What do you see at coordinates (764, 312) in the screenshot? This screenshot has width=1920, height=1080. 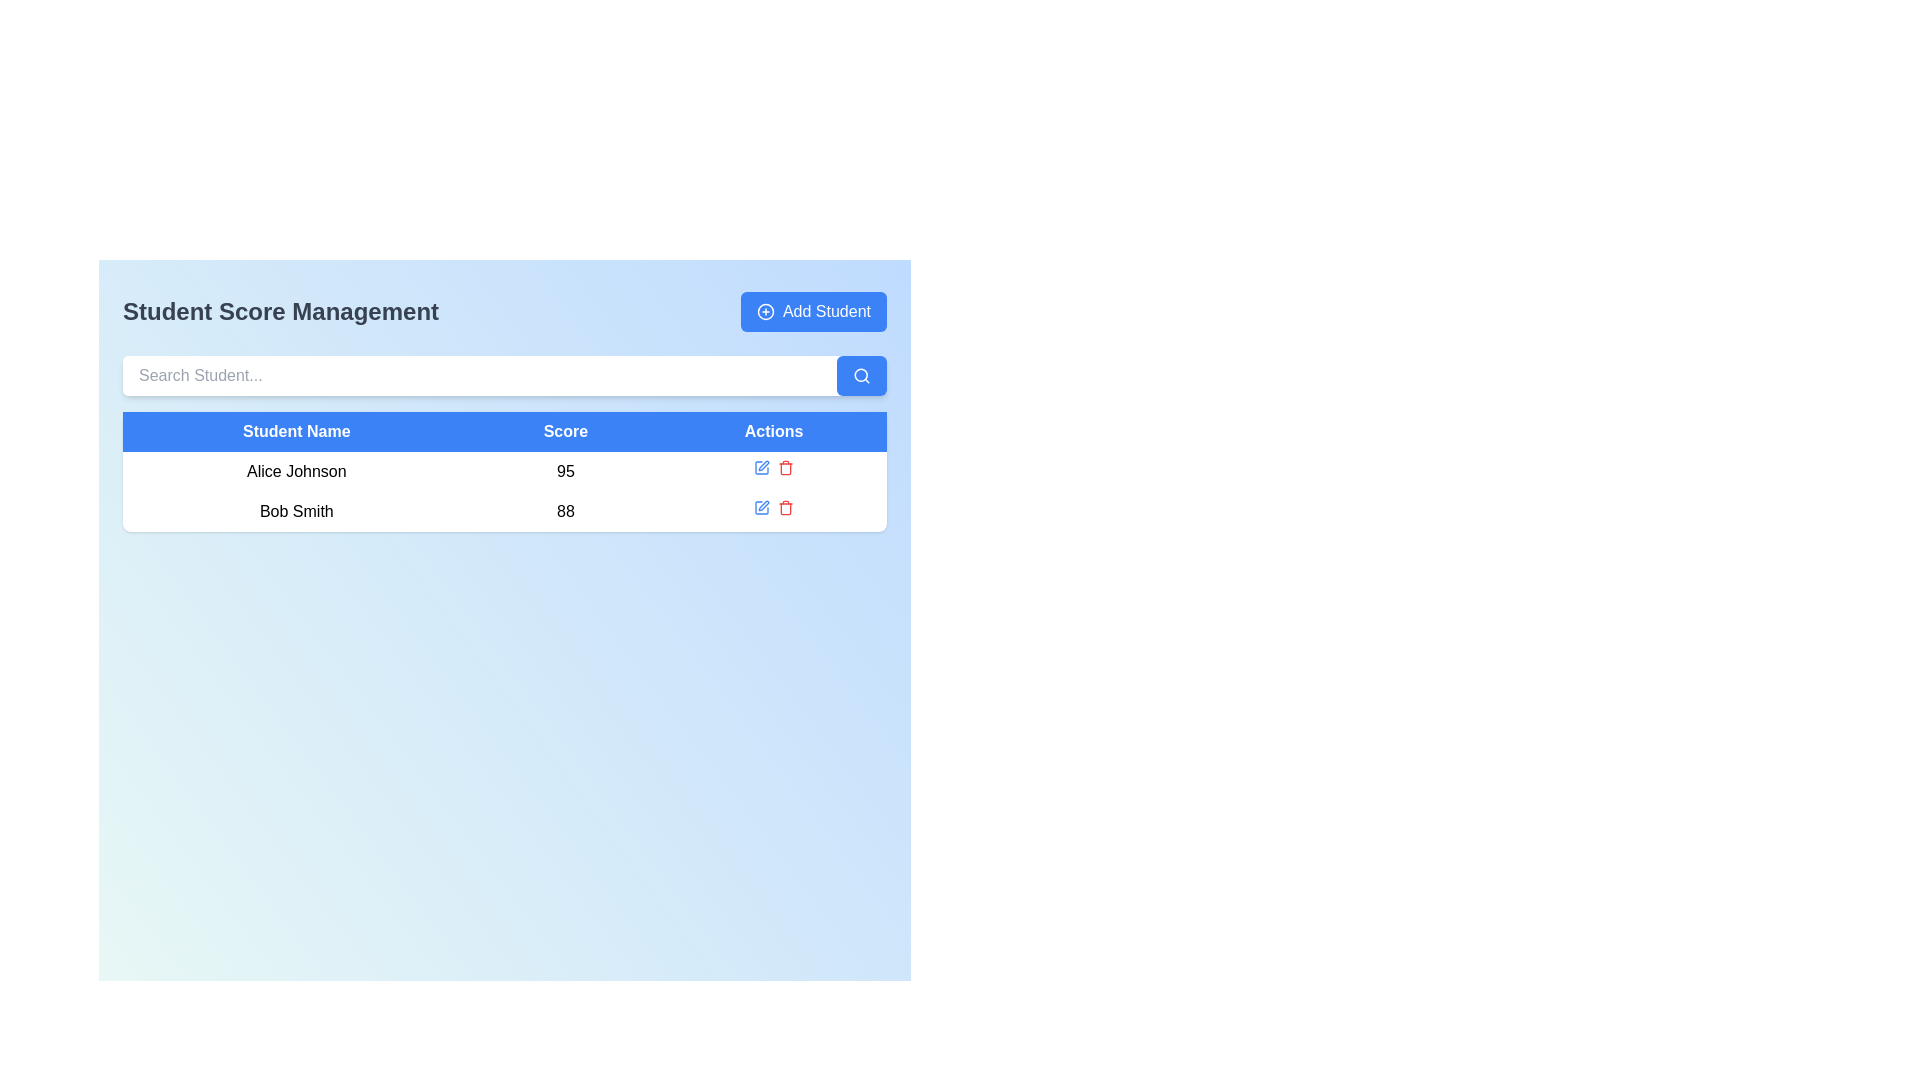 I see `the Graphical SVG Circle that visually represents the 'Add' action as part of the 'Add Student' button located in the top-right corner of the interface` at bounding box center [764, 312].